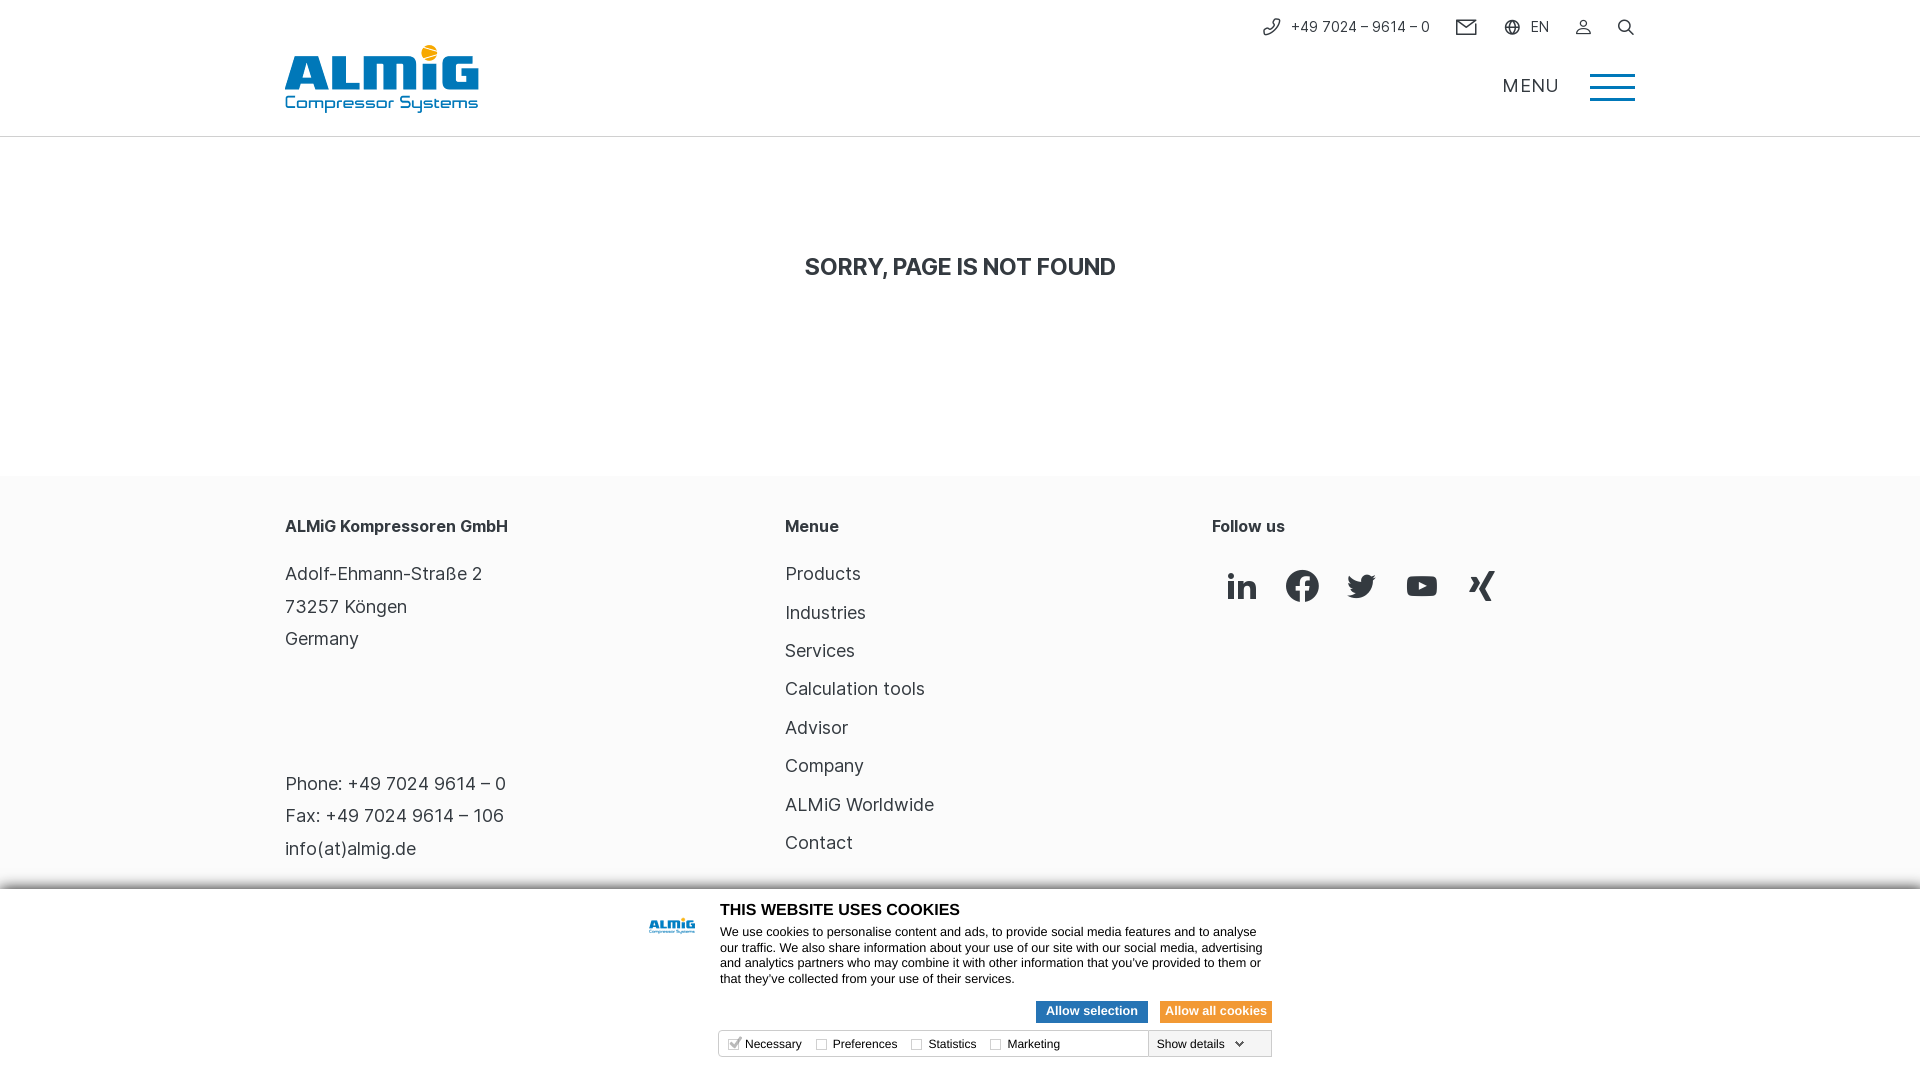  Describe the element at coordinates (1301, 586) in the screenshot. I see `'Facebook'` at that location.